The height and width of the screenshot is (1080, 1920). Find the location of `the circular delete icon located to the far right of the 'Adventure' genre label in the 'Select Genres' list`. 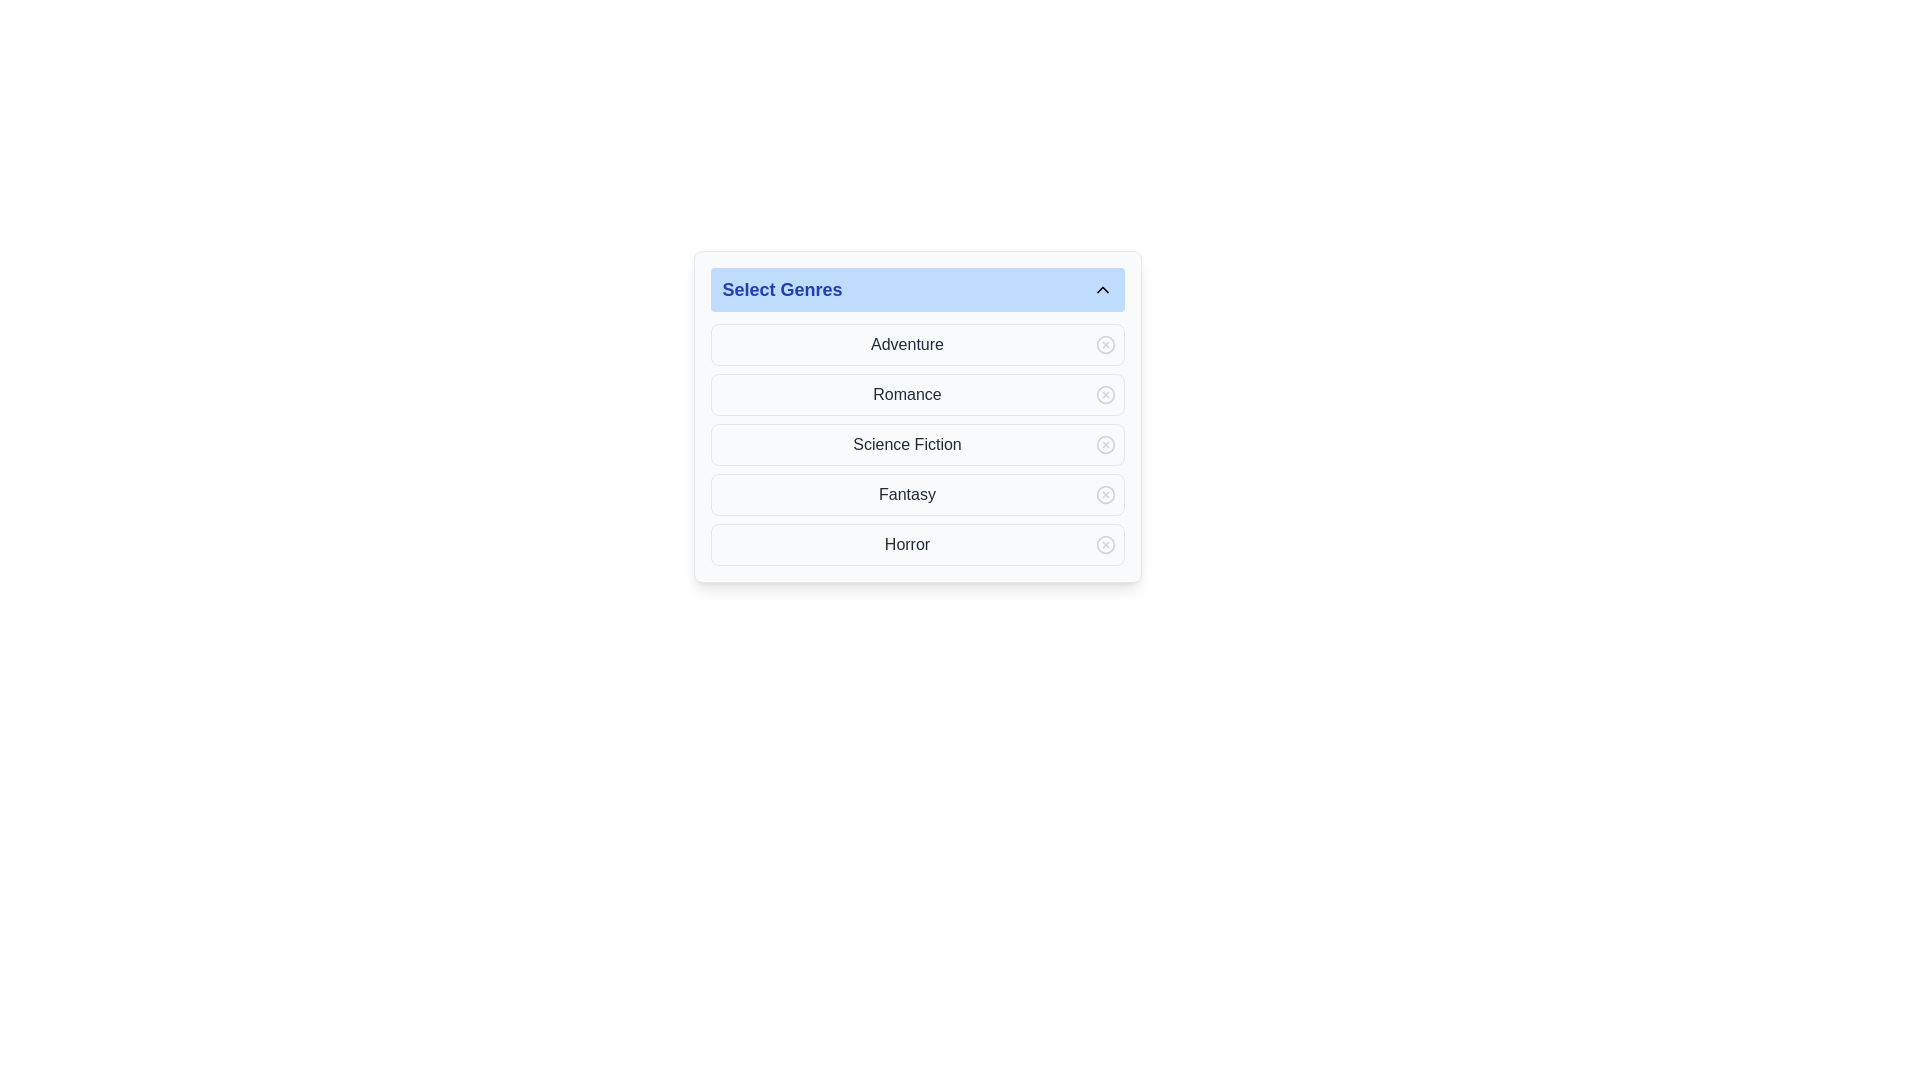

the circular delete icon located to the far right of the 'Adventure' genre label in the 'Select Genres' list is located at coordinates (1104, 343).